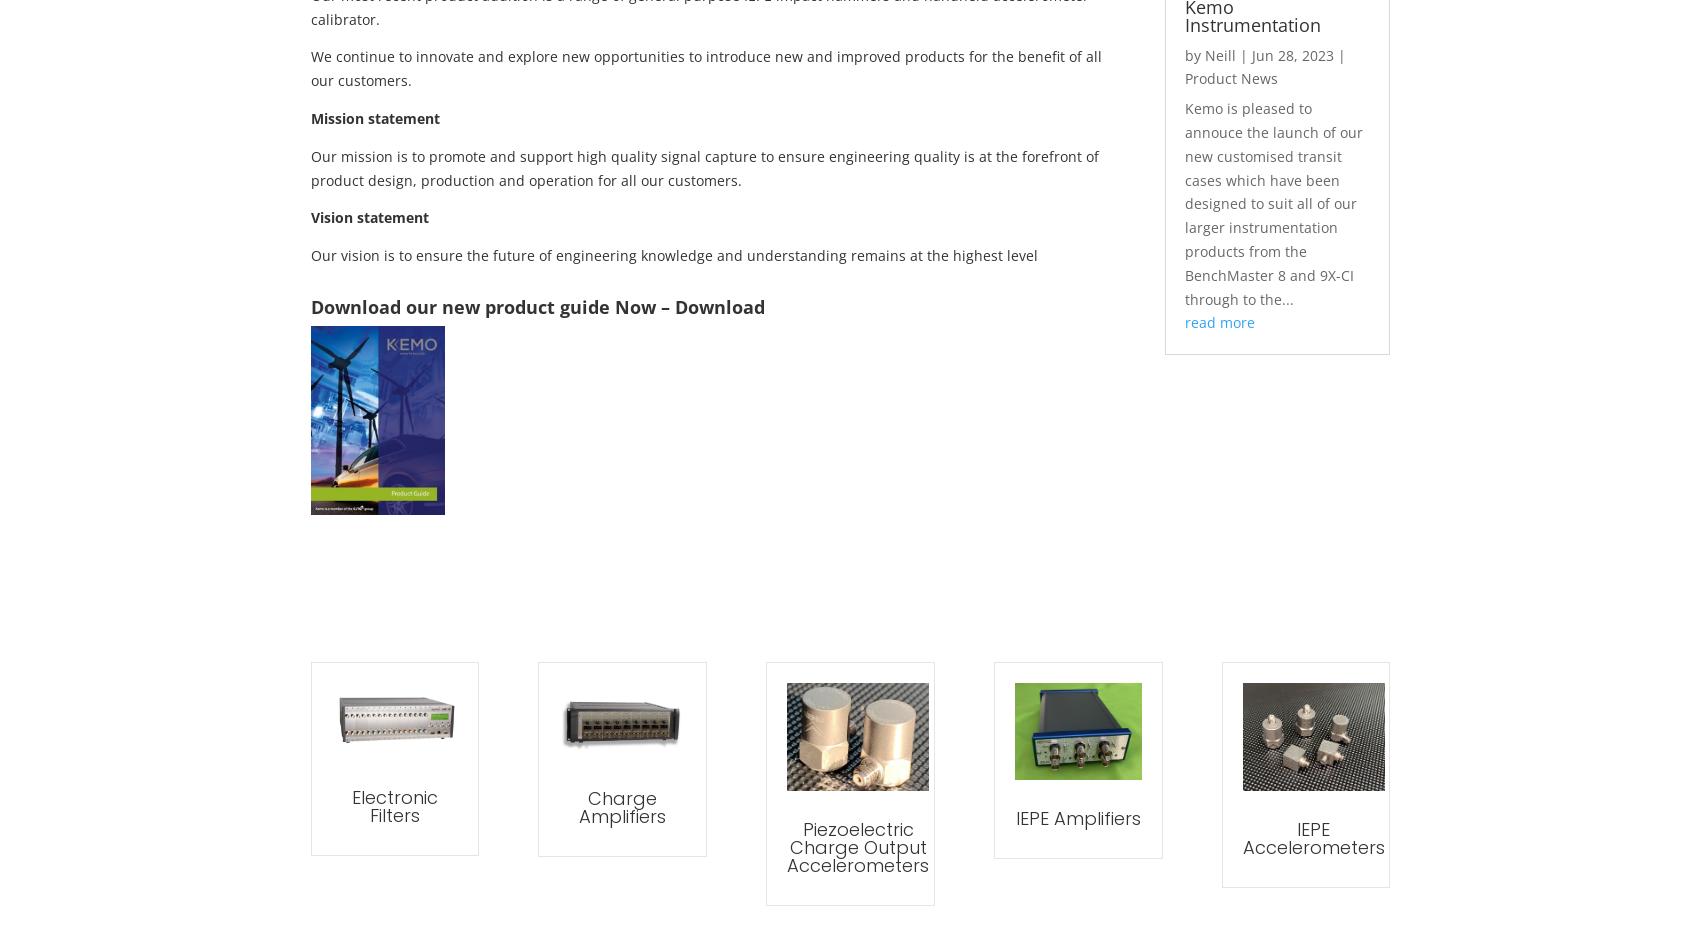 The height and width of the screenshot is (947, 1701). I want to click on 'Electronic Filters', so click(392, 806).